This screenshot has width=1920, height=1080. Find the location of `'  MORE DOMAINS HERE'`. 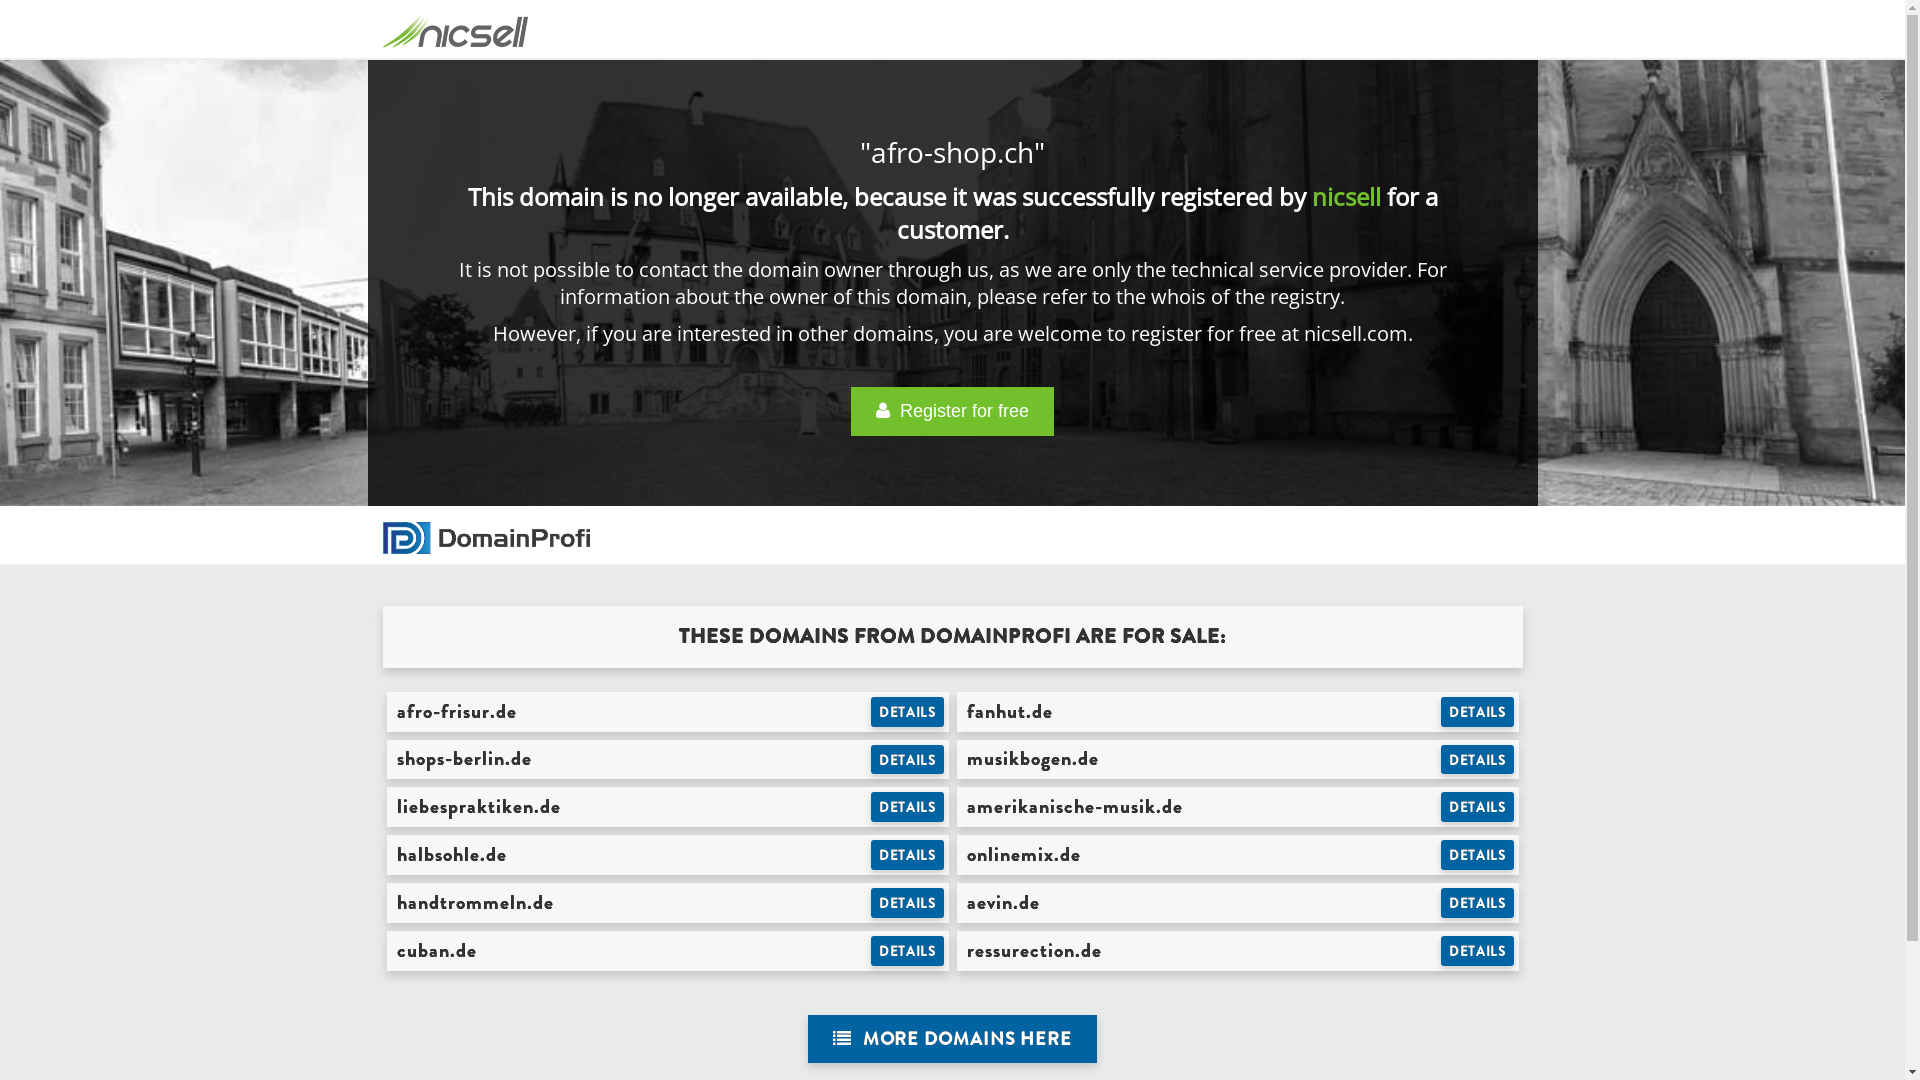

'  MORE DOMAINS HERE' is located at coordinates (807, 1038).